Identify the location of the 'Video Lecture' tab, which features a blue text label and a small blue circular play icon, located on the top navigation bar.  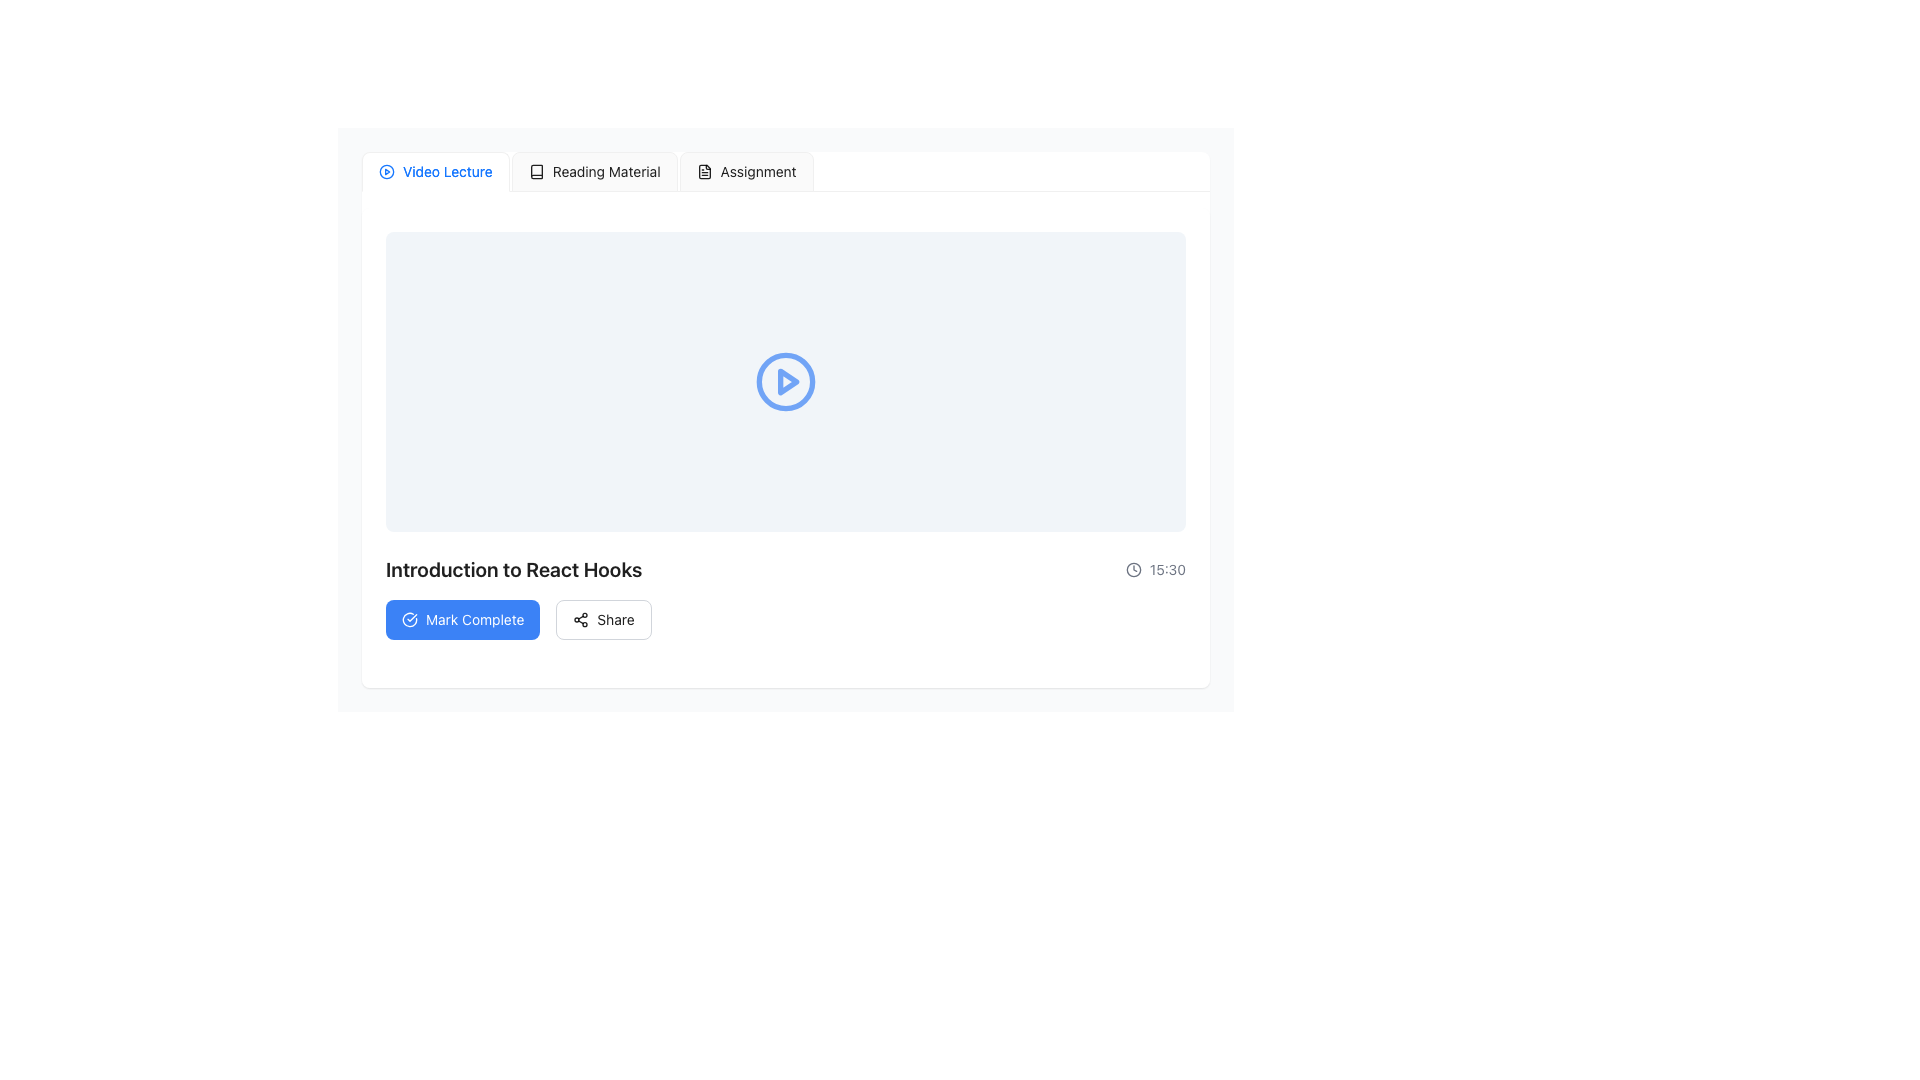
(434, 171).